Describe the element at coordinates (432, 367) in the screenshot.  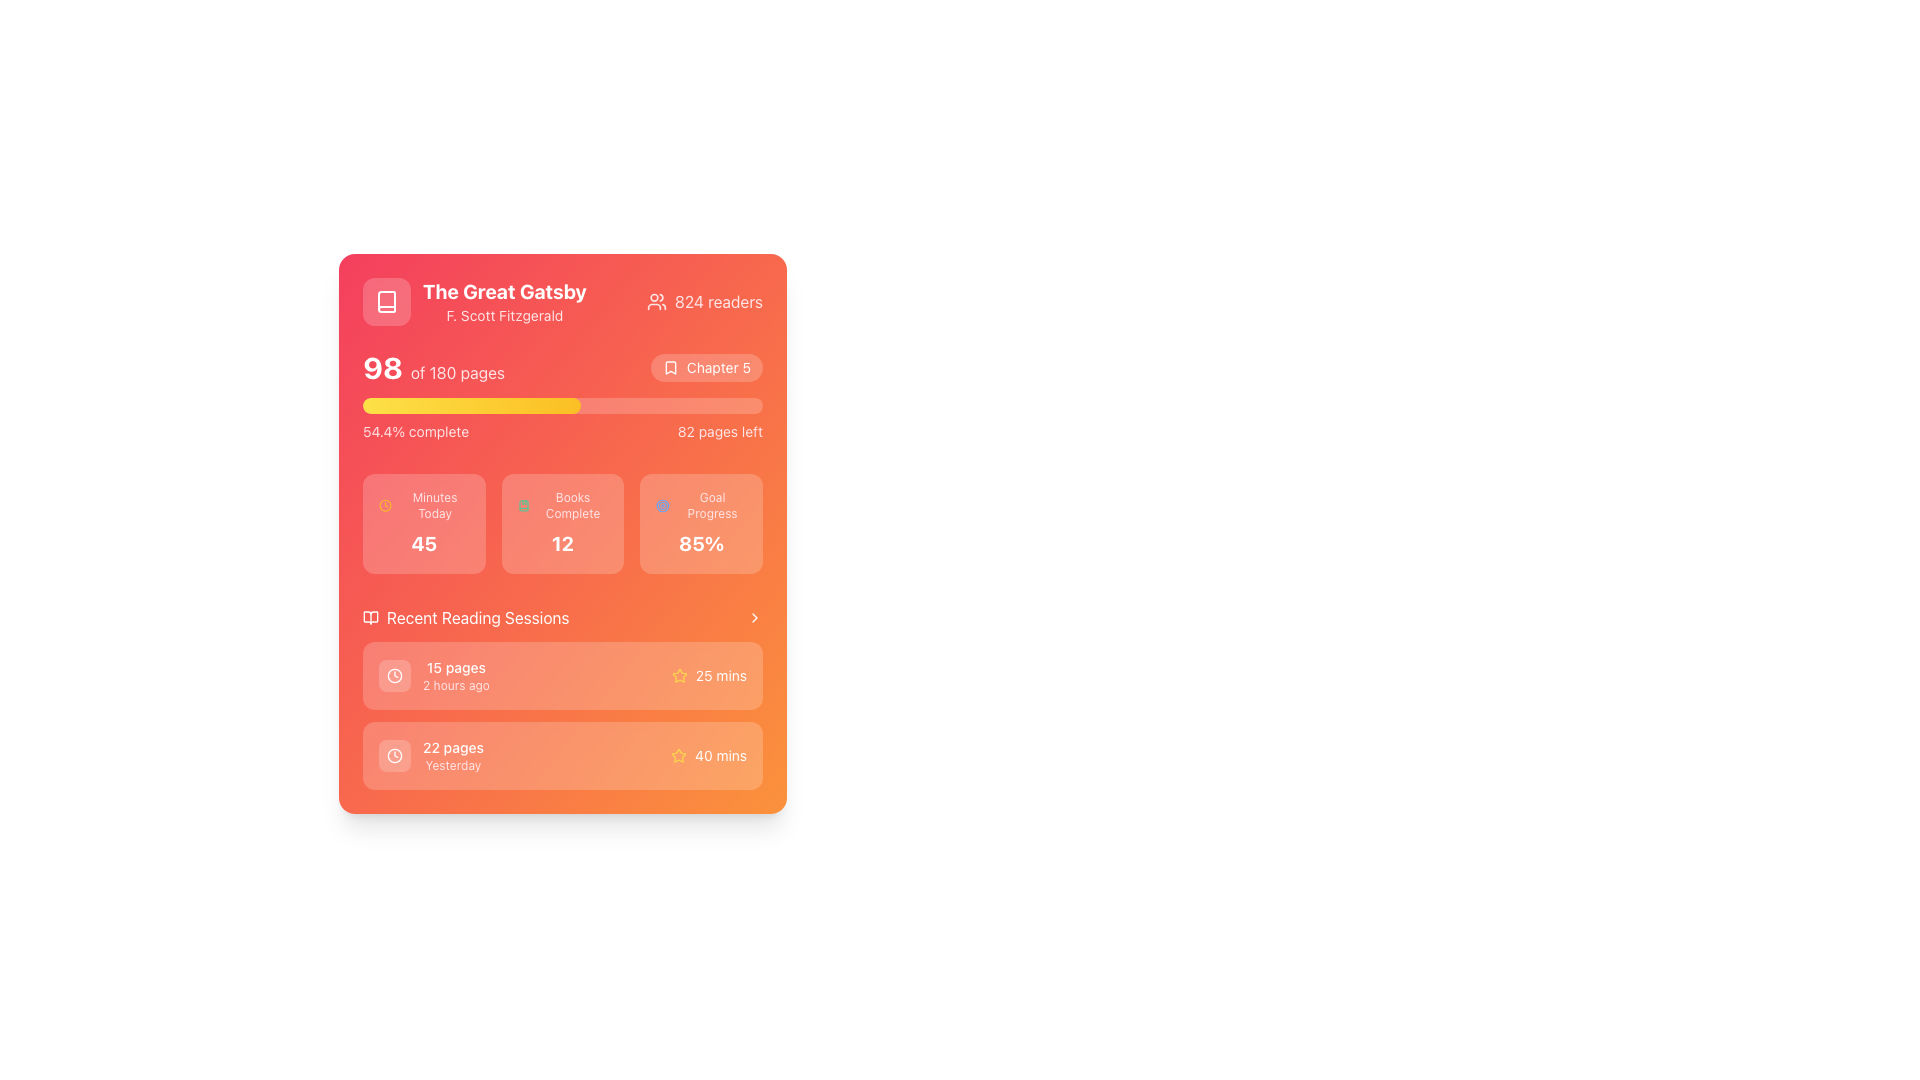
I see `displayed numerical value '98' and descriptive phrase 'of 180 pages' from the text element located in the upper section of the panel, which has a gradient background and is positioned to the left of 'Chapter 5'` at that location.